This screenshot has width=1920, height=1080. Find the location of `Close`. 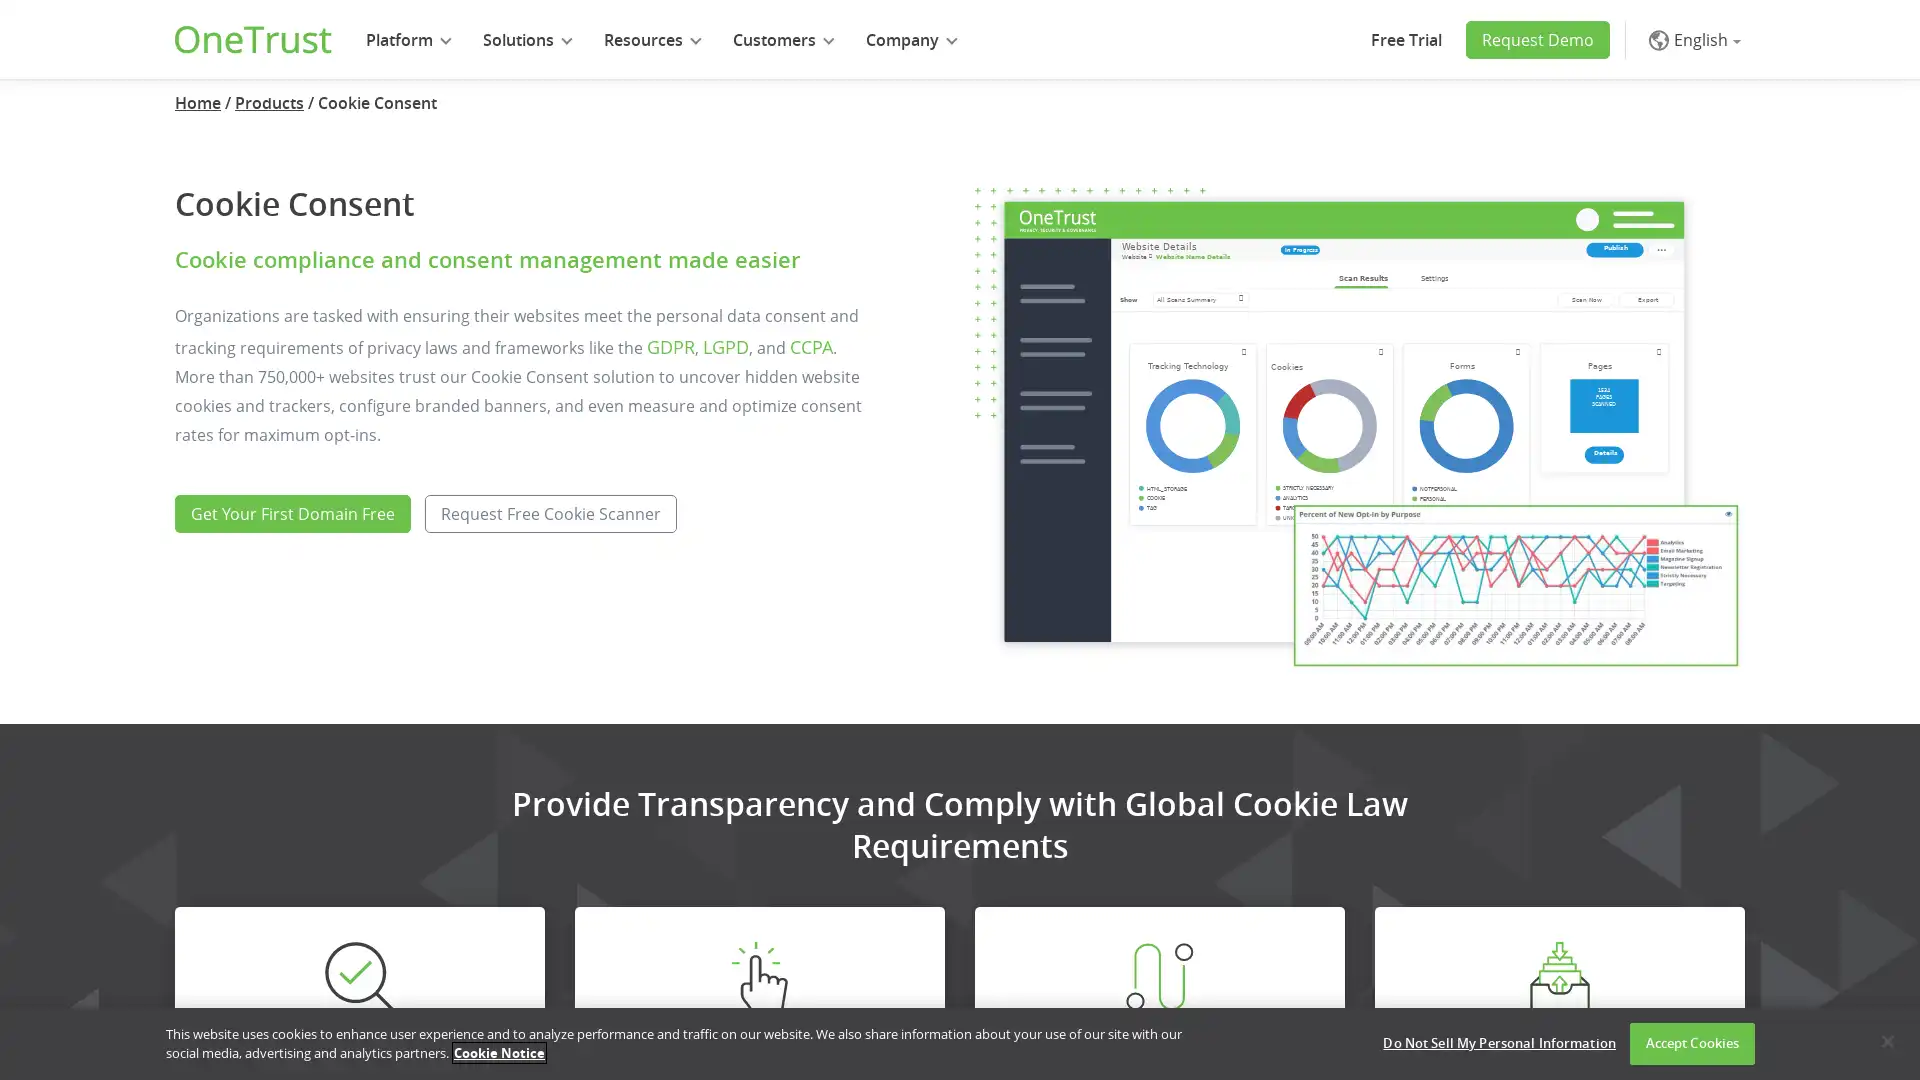

Close is located at coordinates (1886, 1040).